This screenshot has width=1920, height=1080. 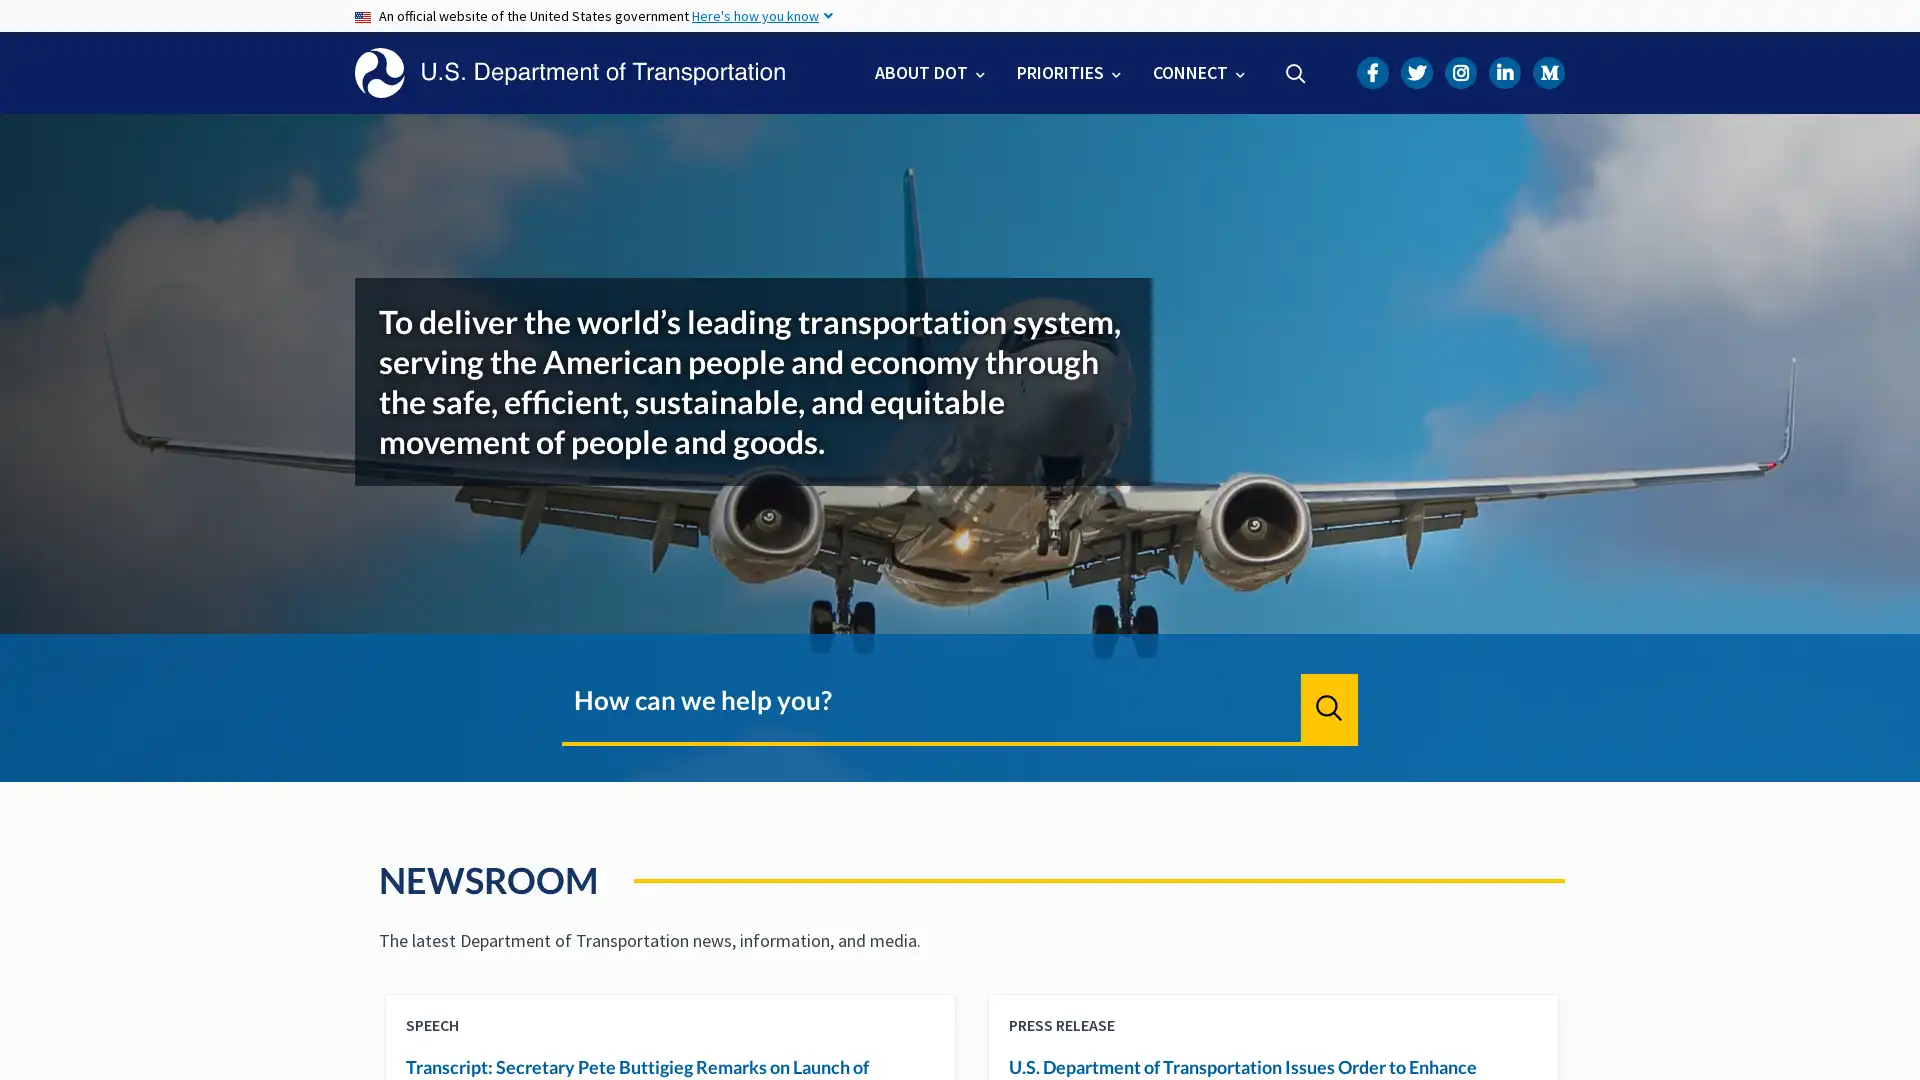 What do you see at coordinates (1329, 707) in the screenshot?
I see `Search` at bounding box center [1329, 707].